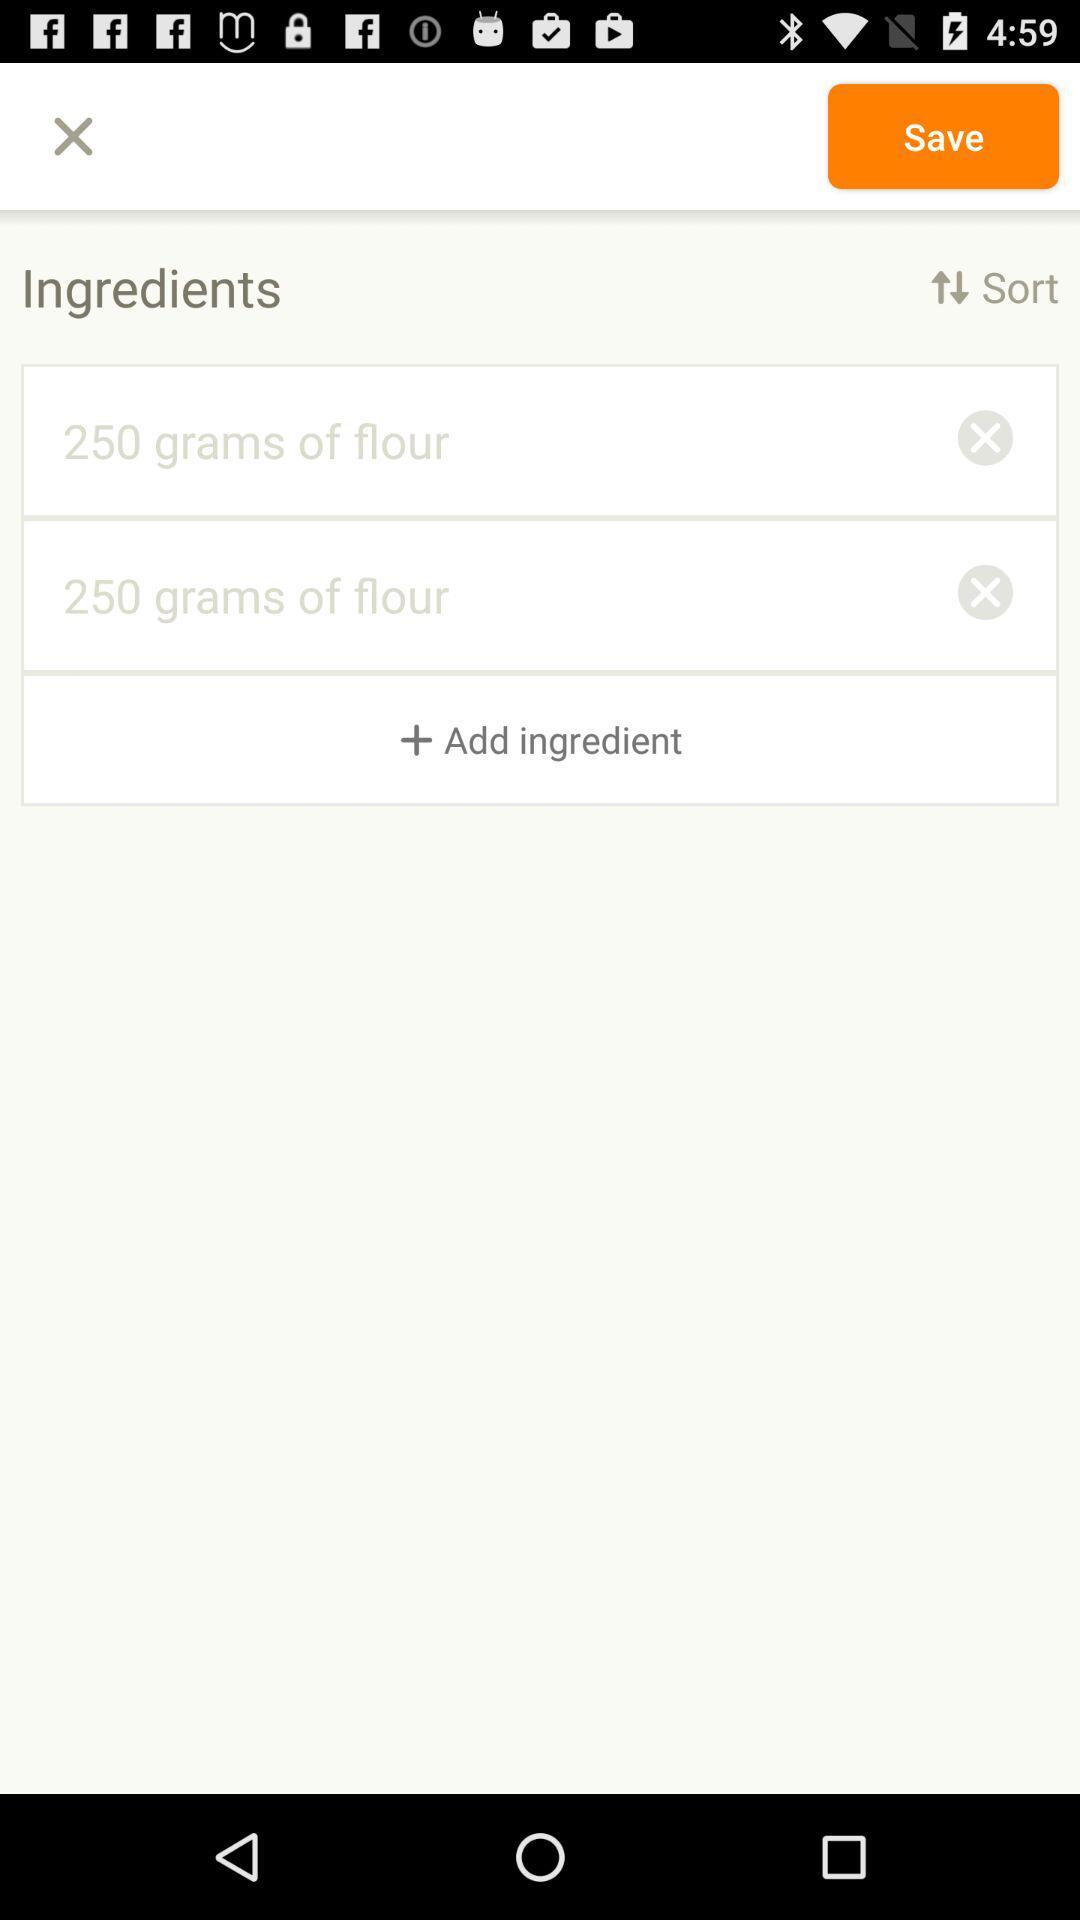 The height and width of the screenshot is (1920, 1080). What do you see at coordinates (994, 285) in the screenshot?
I see `icon next to the ingredients item` at bounding box center [994, 285].